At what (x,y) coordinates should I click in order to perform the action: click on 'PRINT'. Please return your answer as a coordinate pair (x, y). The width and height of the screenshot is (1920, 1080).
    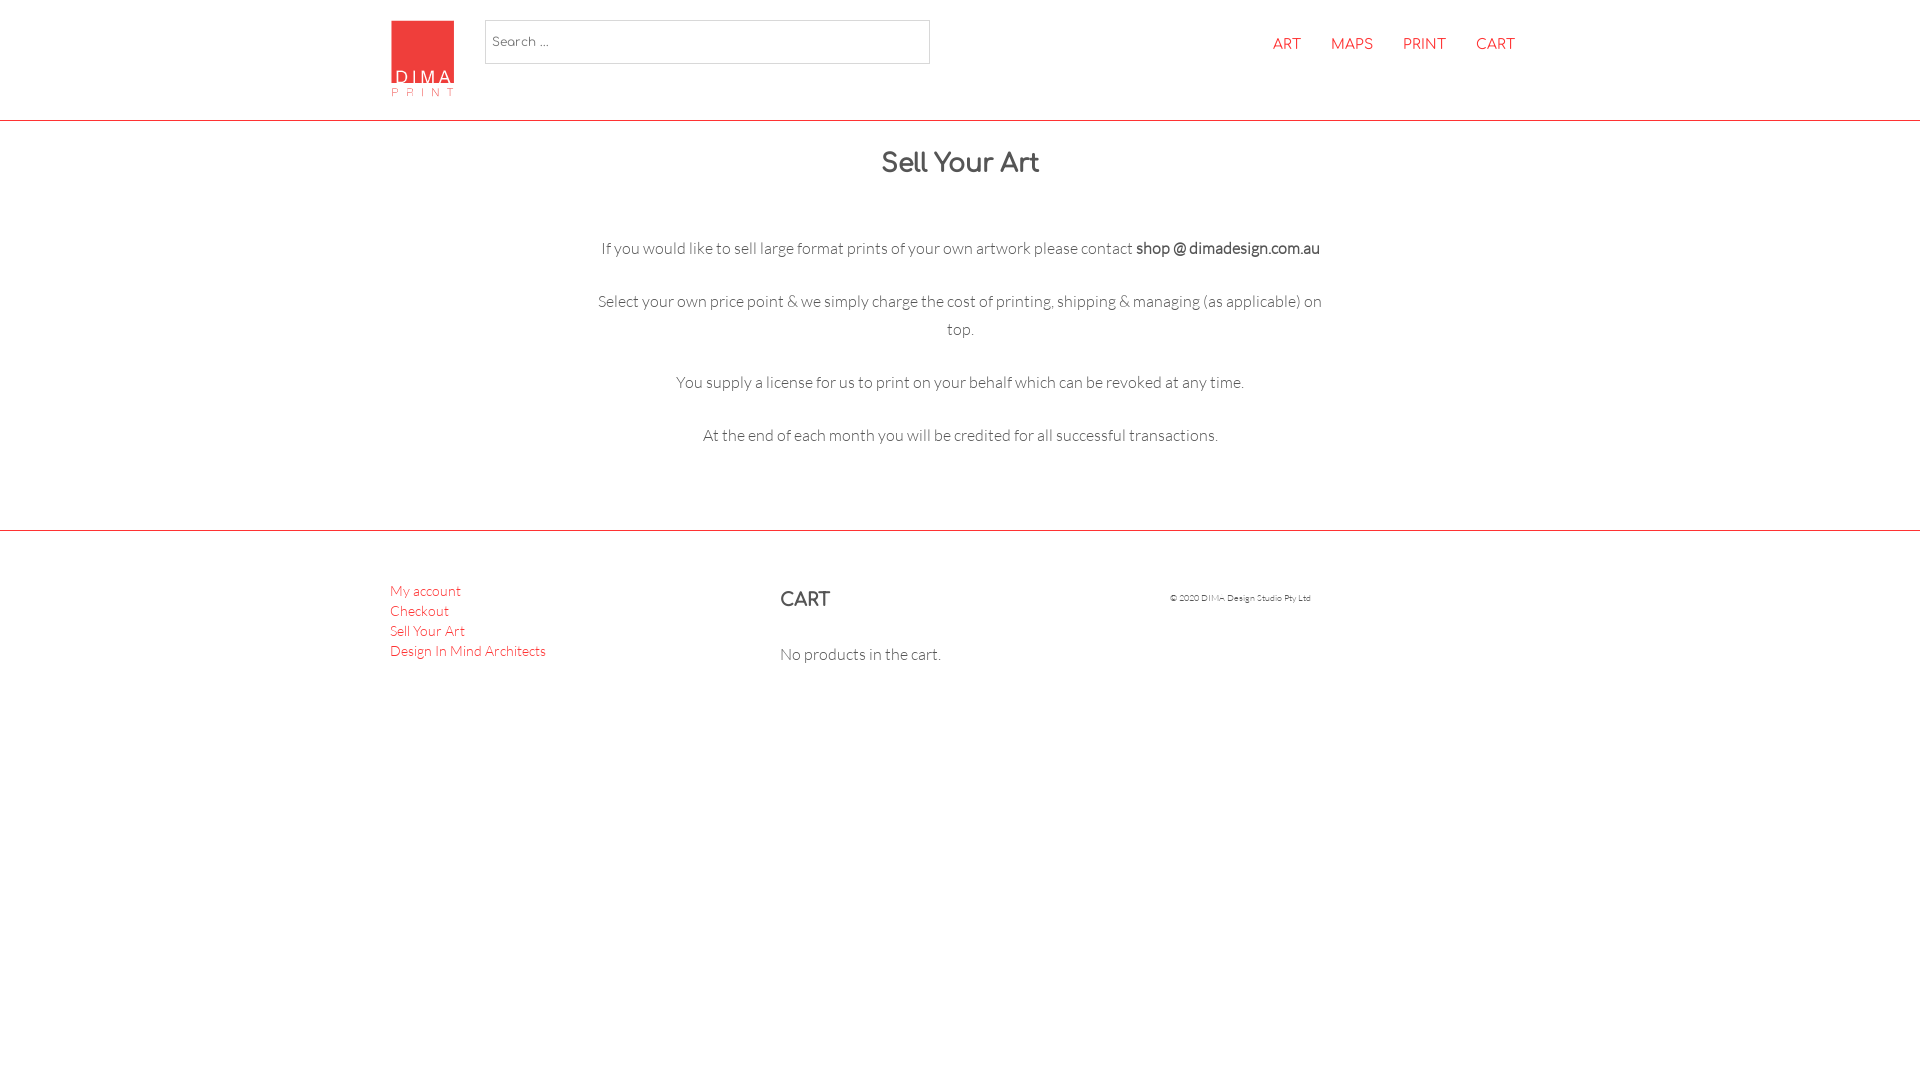
    Looking at the image, I should click on (1423, 45).